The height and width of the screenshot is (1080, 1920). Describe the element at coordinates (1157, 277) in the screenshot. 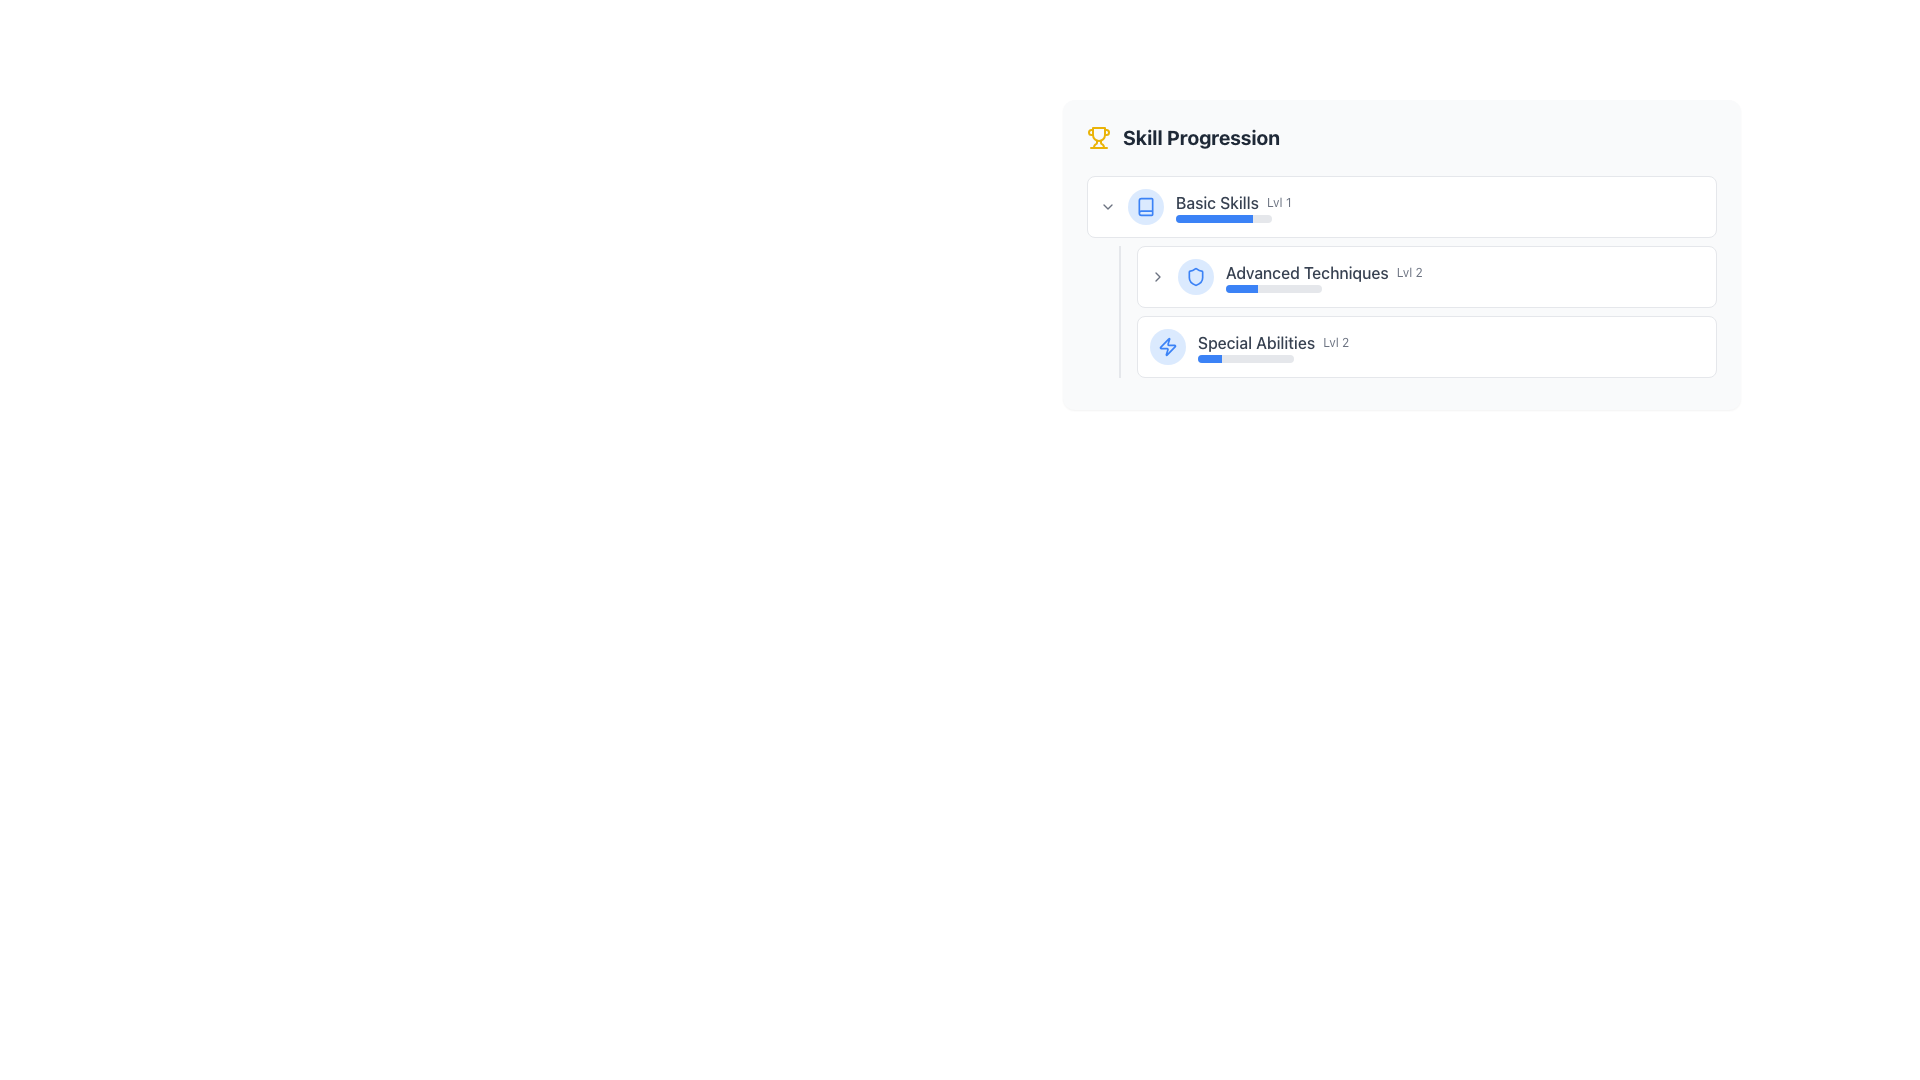

I see `the chevron icon located to the left of the text 'Advanced Techniques Lvl 2' in the 'Skill Progression' module` at that location.